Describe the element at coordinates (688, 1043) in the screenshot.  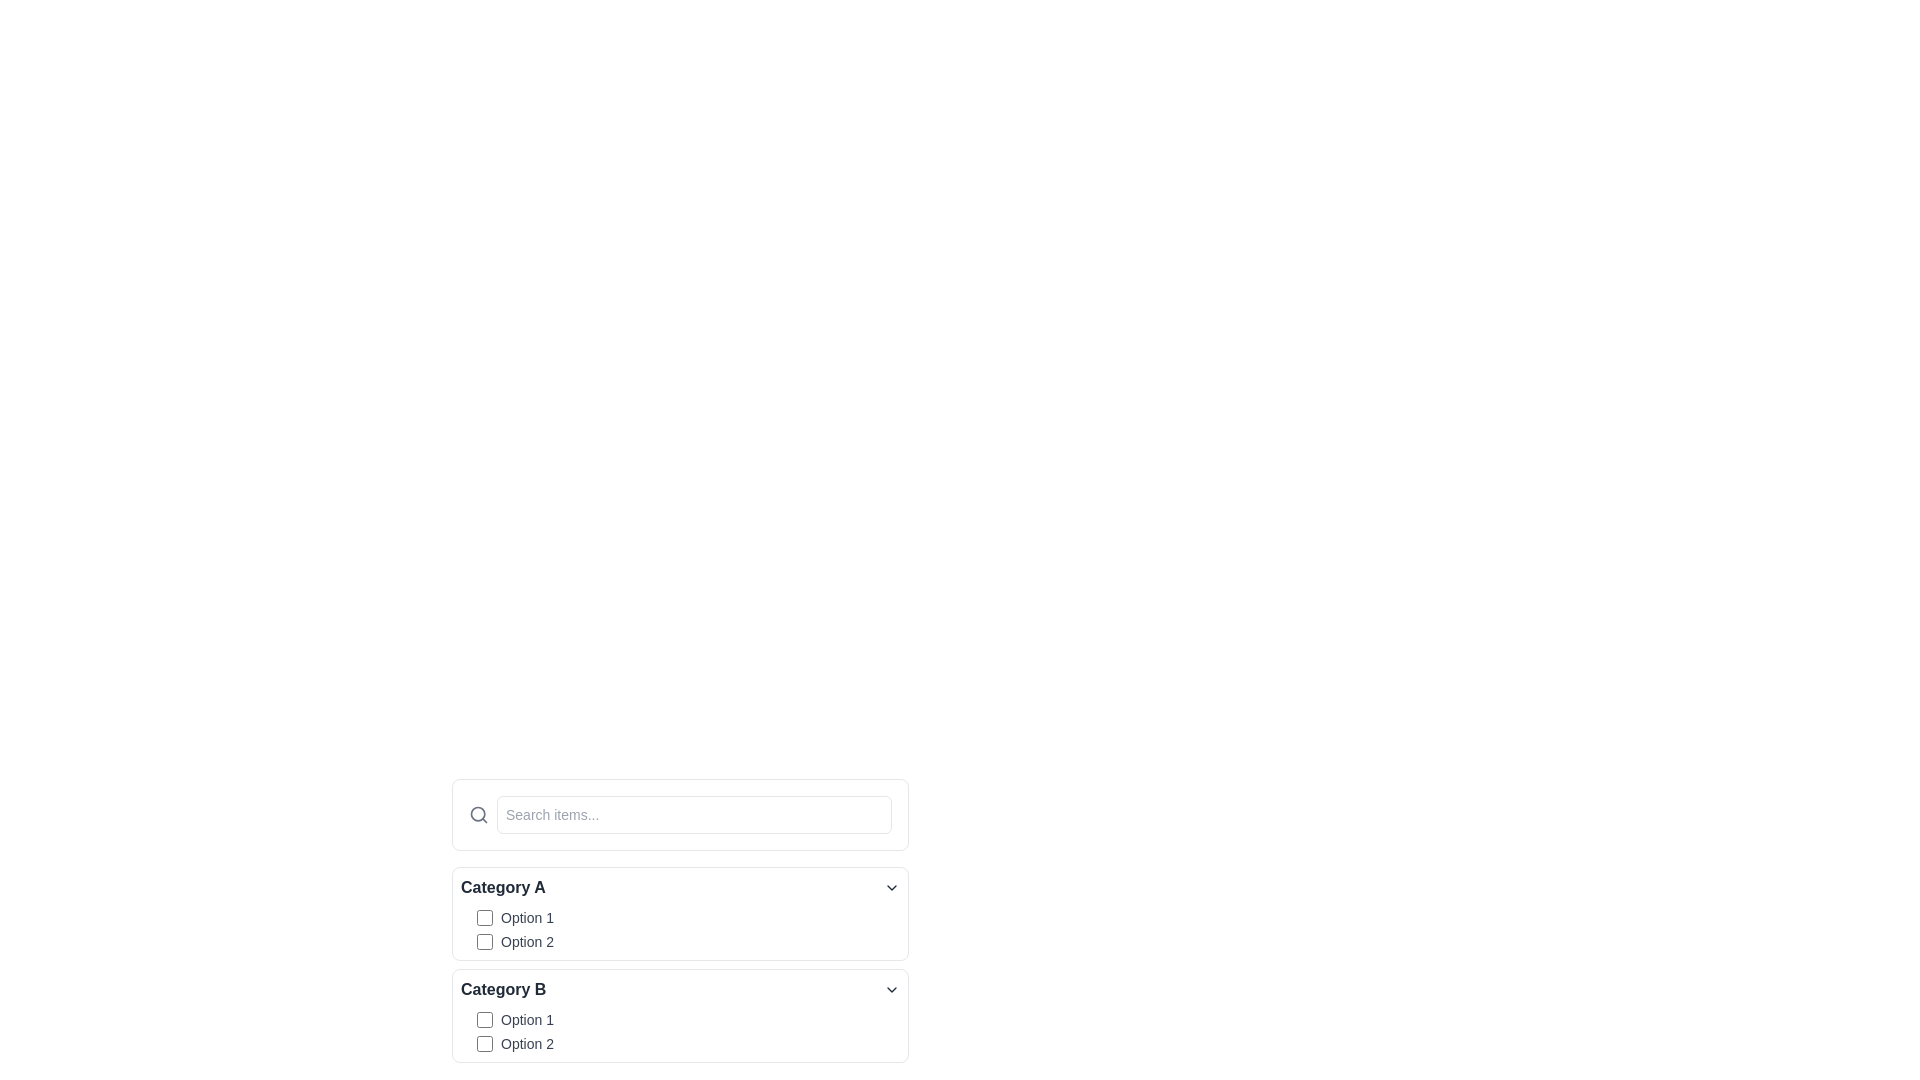
I see `the 'Option 2' checkbox` at that location.